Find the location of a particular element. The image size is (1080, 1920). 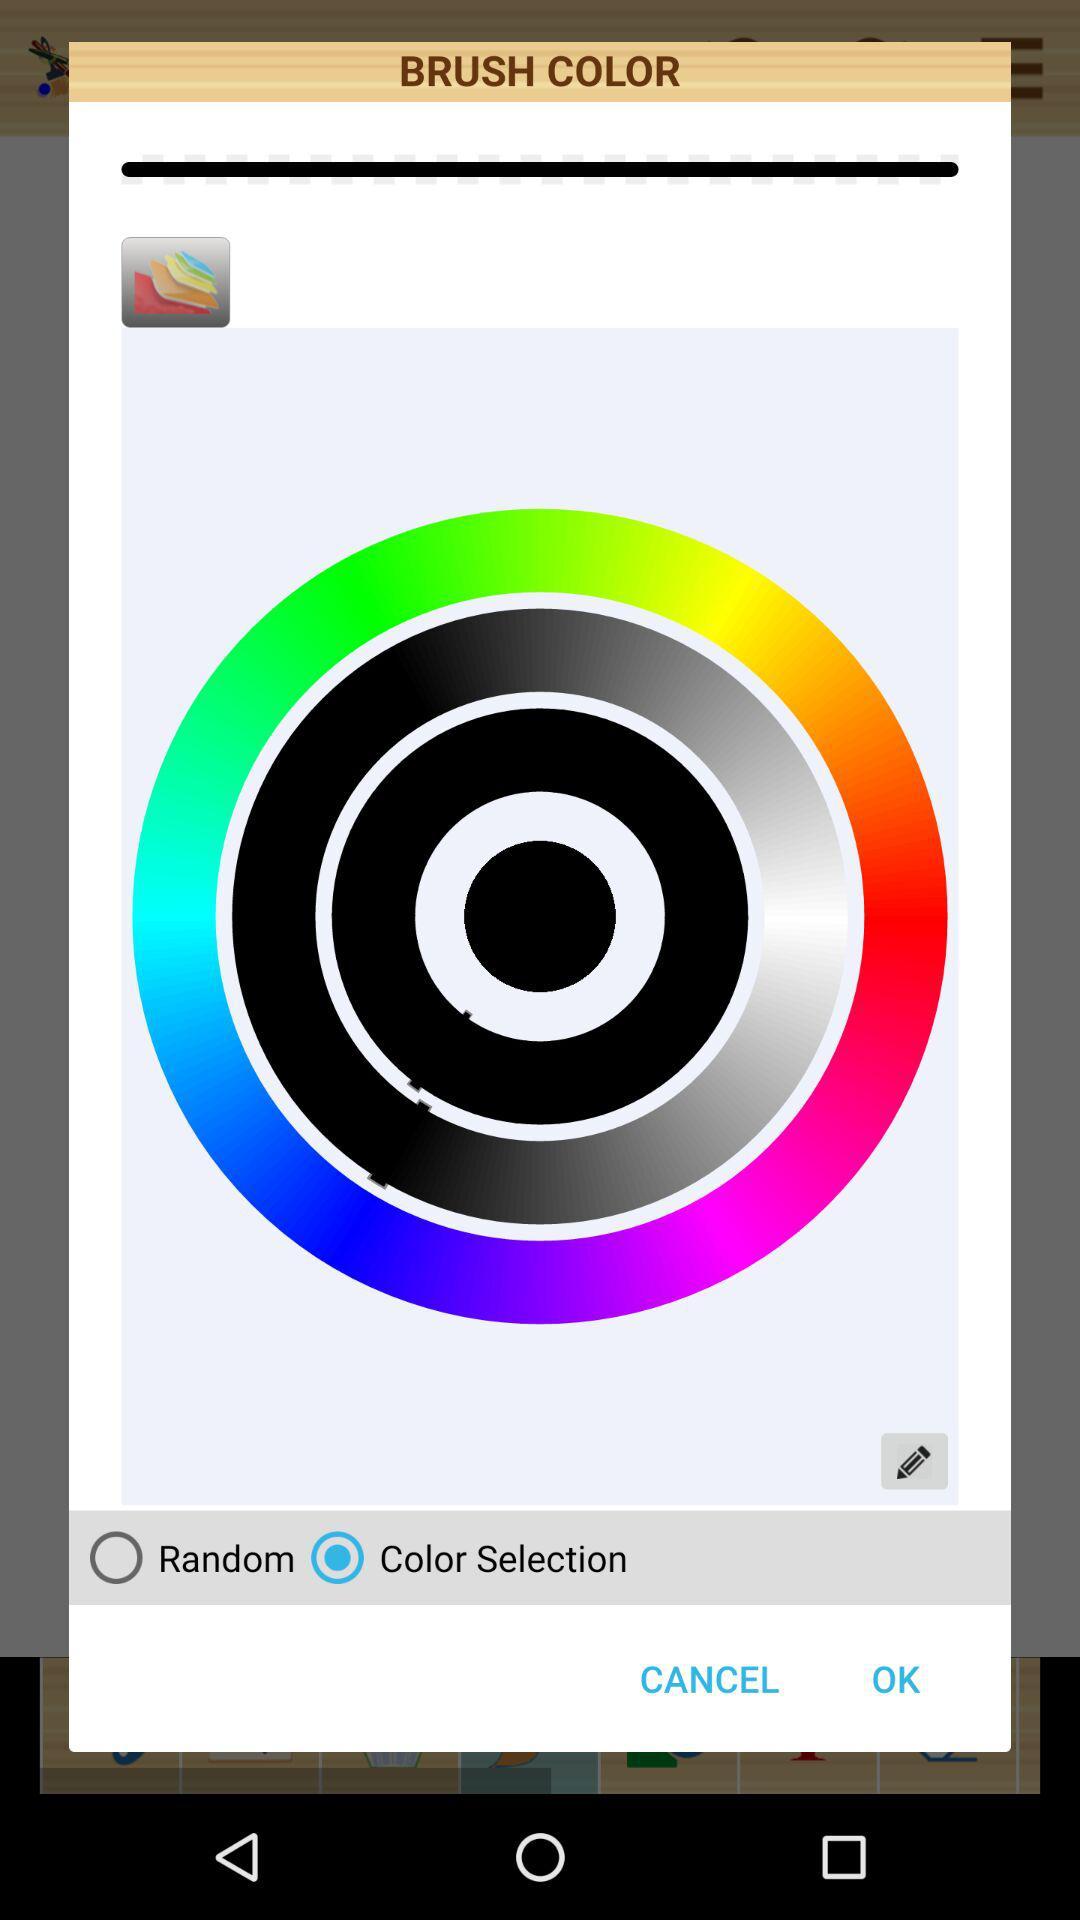

the random icon is located at coordinates (184, 1556).